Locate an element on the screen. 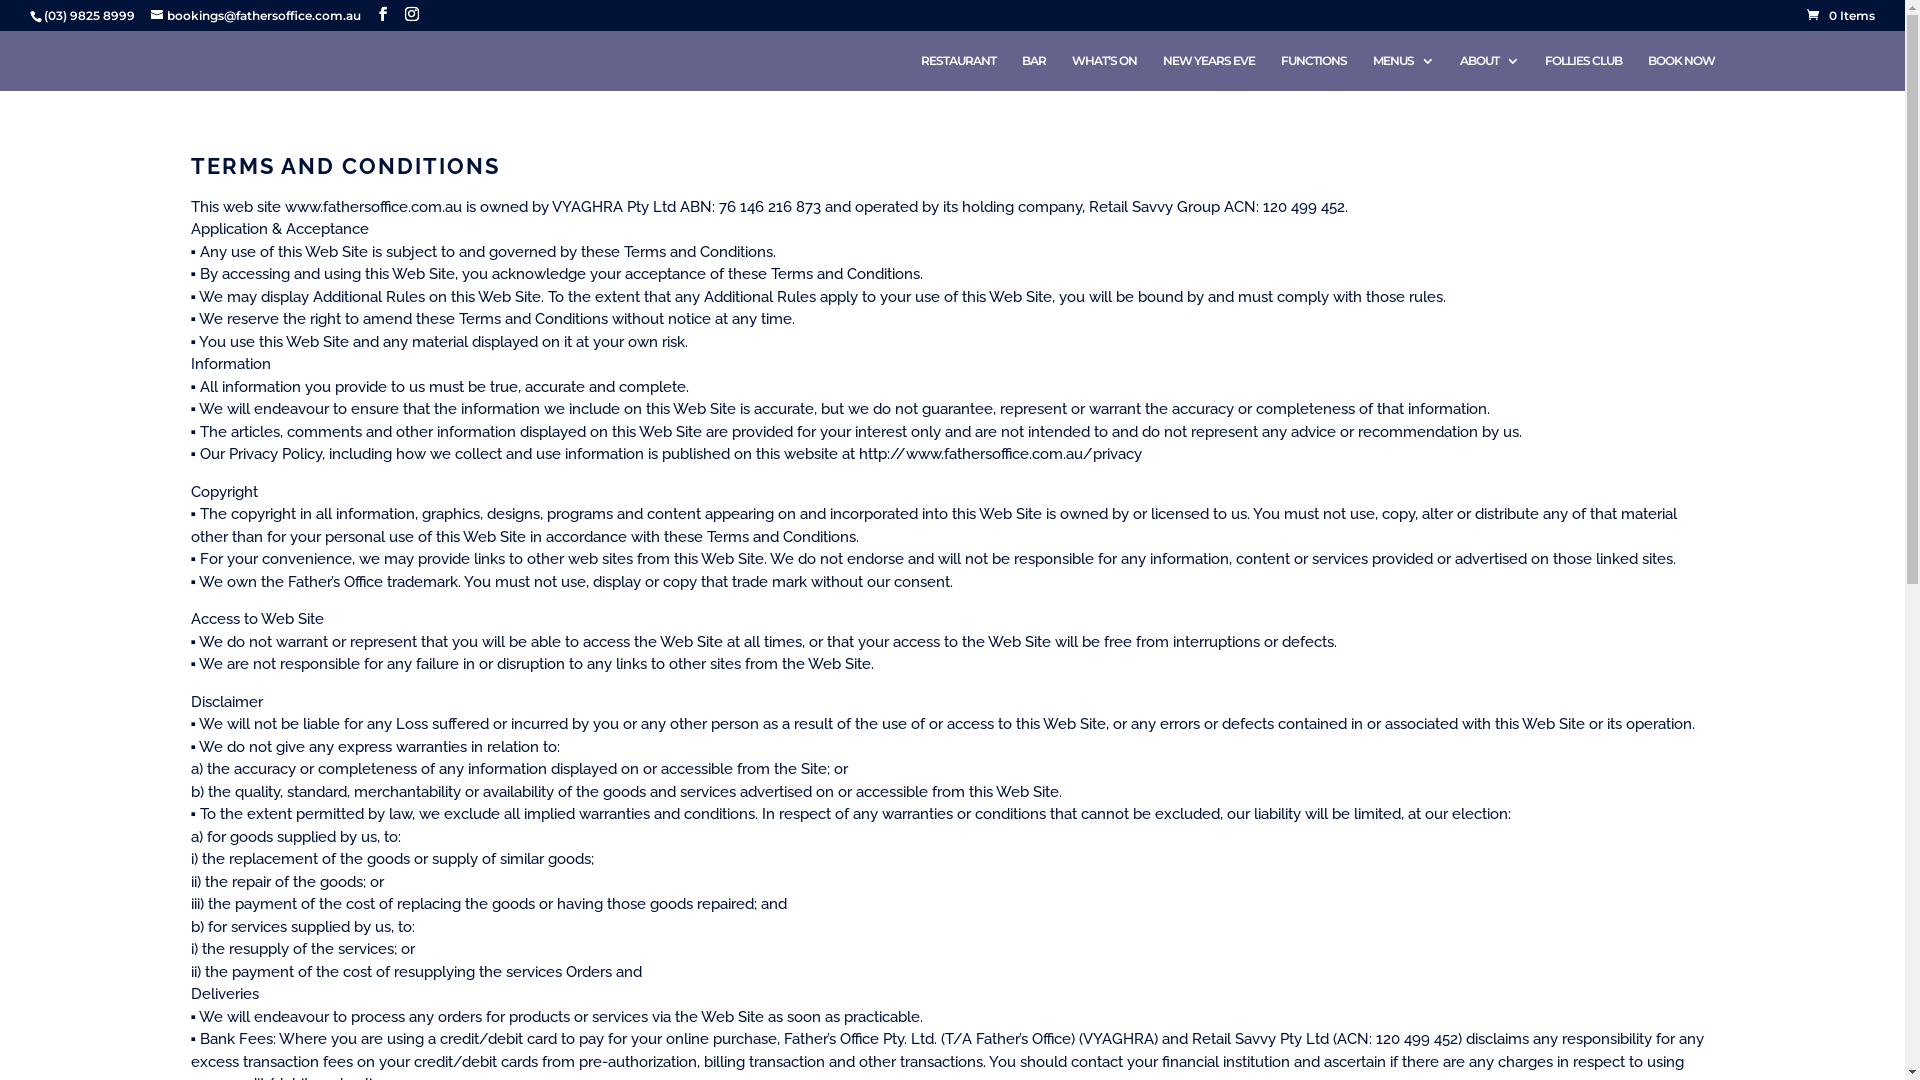 The width and height of the screenshot is (1920, 1080). 'ABOUT' is located at coordinates (1489, 71).